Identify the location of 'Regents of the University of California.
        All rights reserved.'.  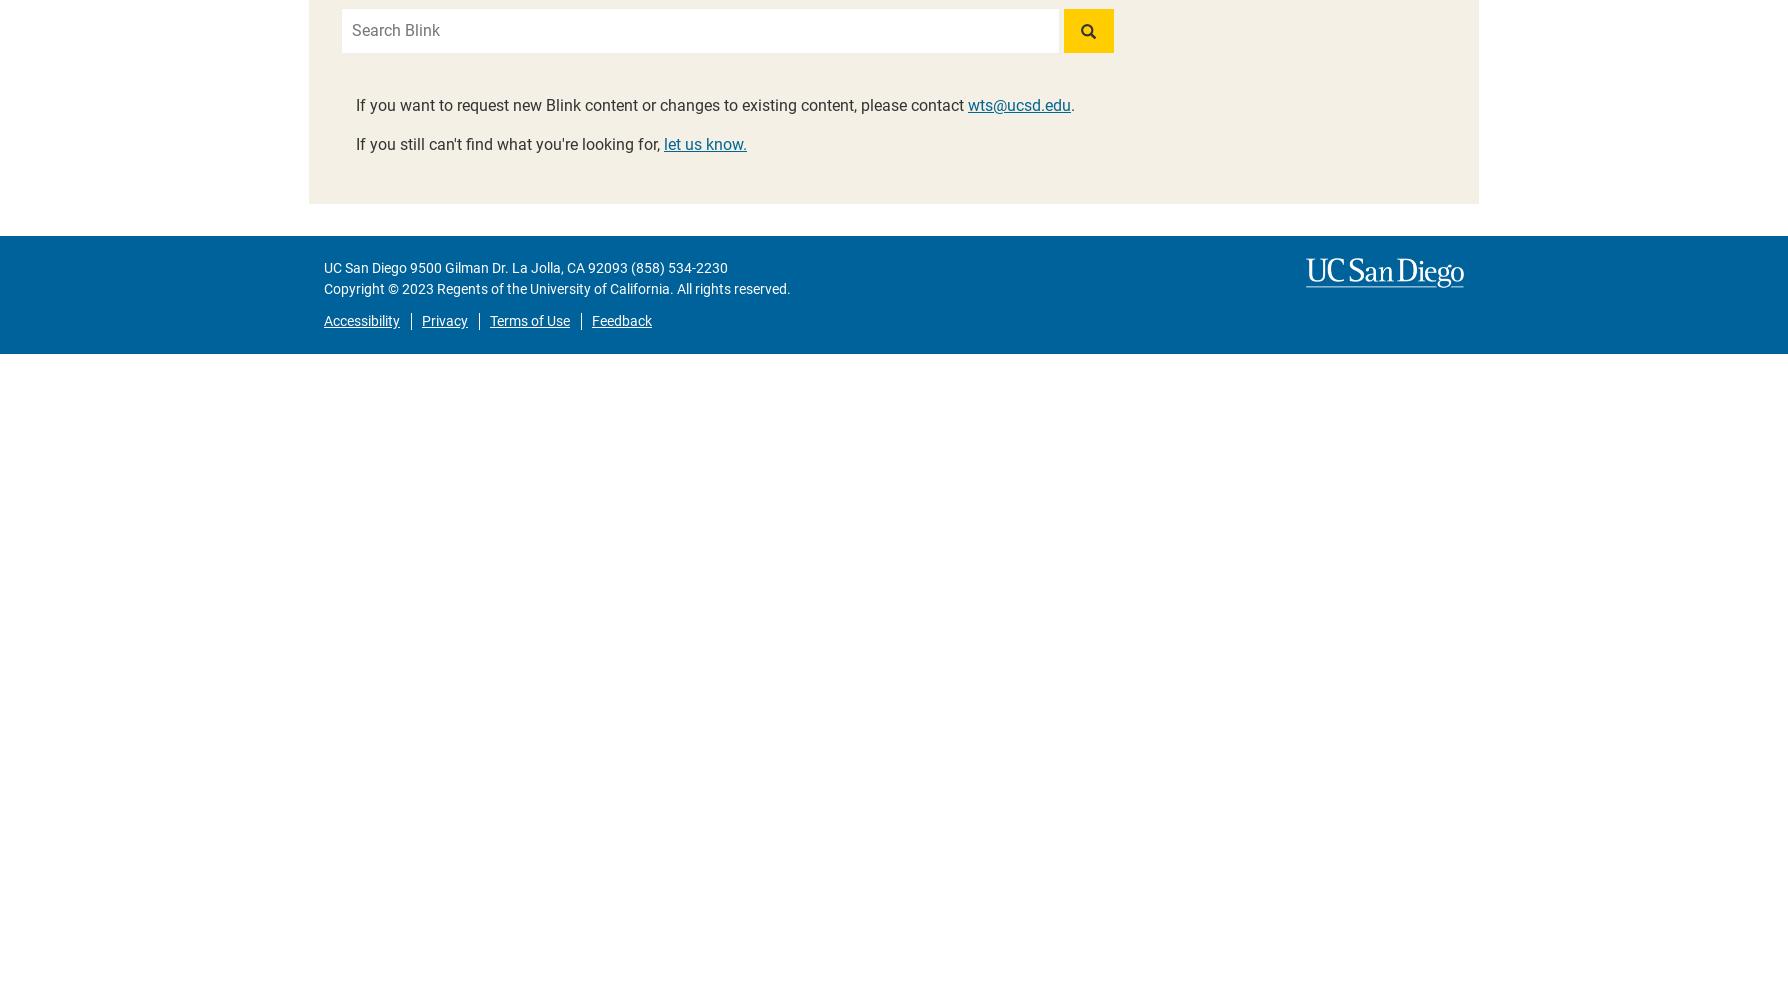
(432, 289).